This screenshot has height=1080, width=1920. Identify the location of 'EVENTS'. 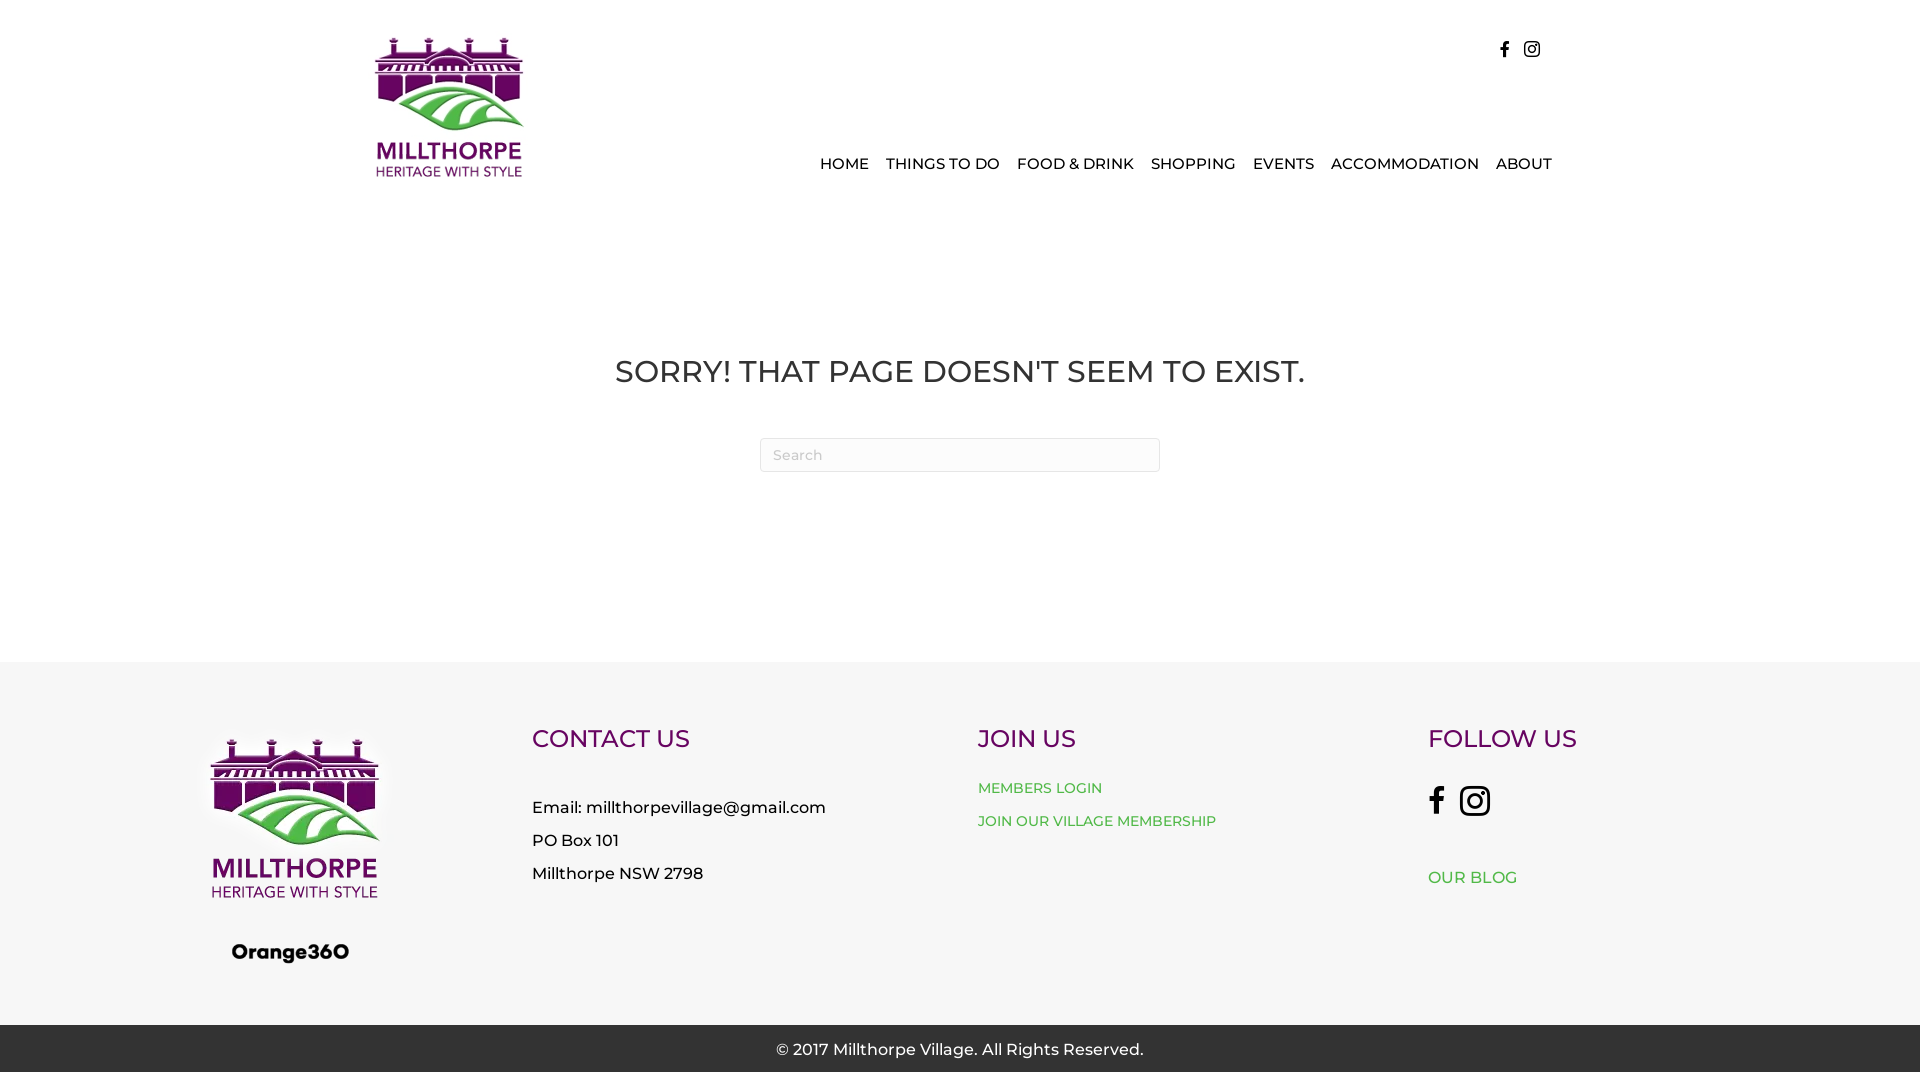
(1283, 162).